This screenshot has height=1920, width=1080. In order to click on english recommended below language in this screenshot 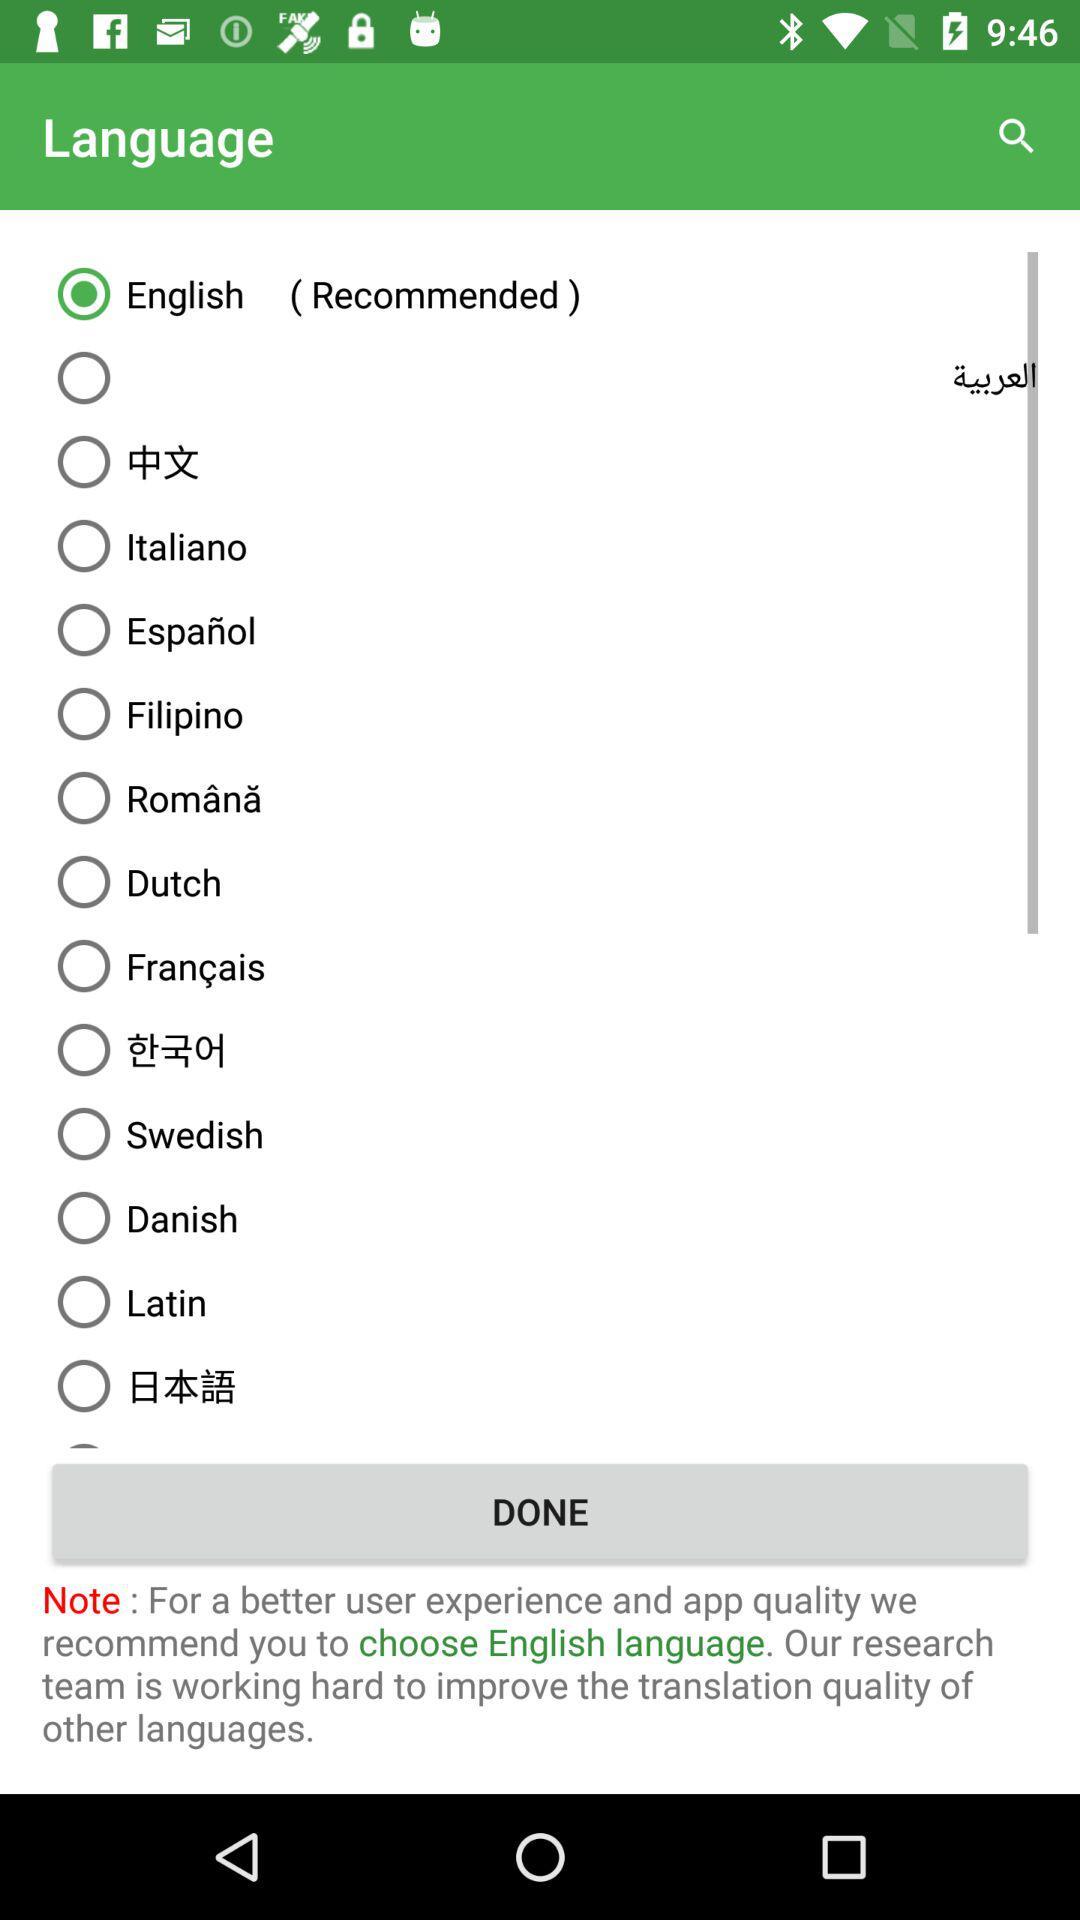, I will do `click(540, 292)`.